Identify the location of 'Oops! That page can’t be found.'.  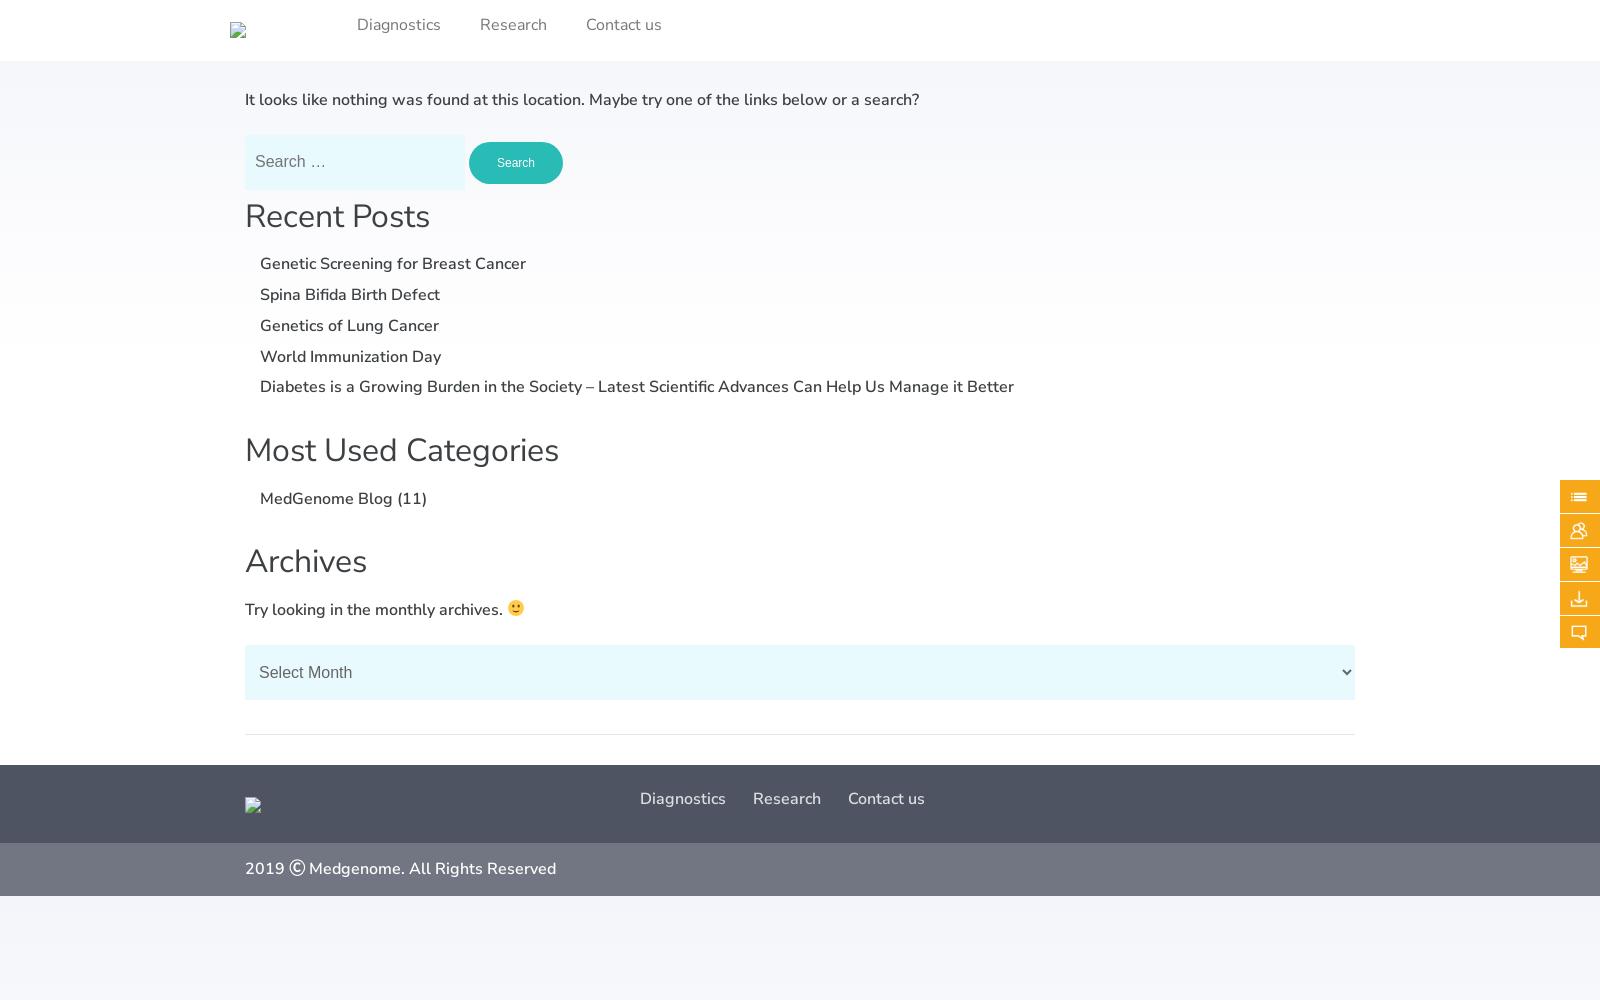
(526, 32).